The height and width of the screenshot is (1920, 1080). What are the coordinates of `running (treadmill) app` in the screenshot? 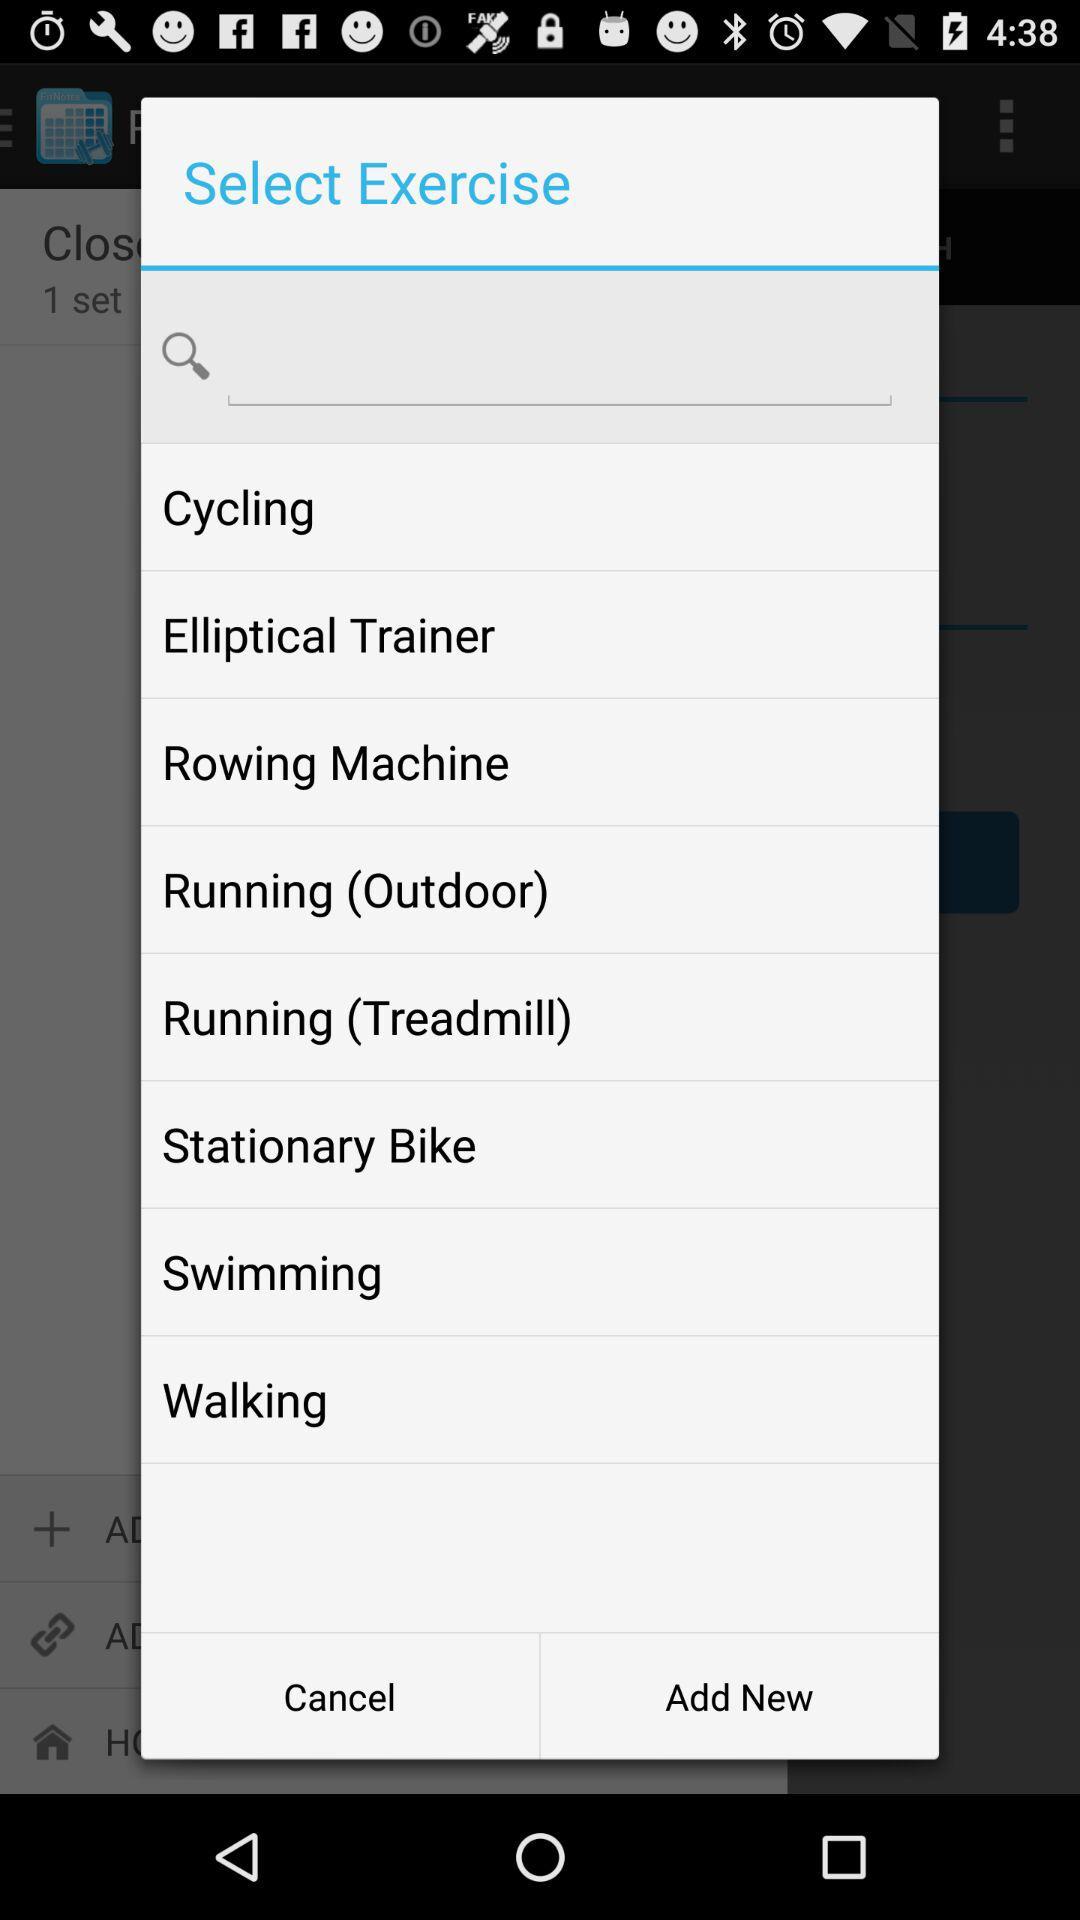 It's located at (540, 1017).